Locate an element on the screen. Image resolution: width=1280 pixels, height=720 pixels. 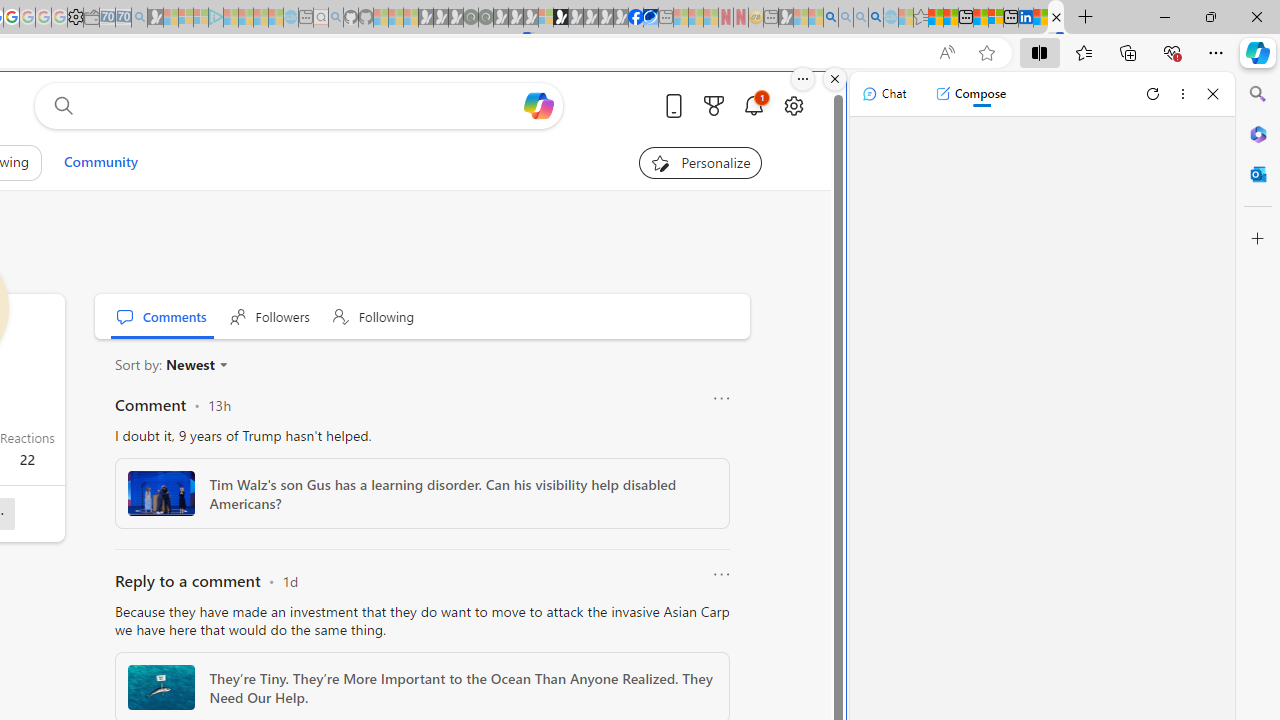
'Personalize your feed"' is located at coordinates (700, 162).